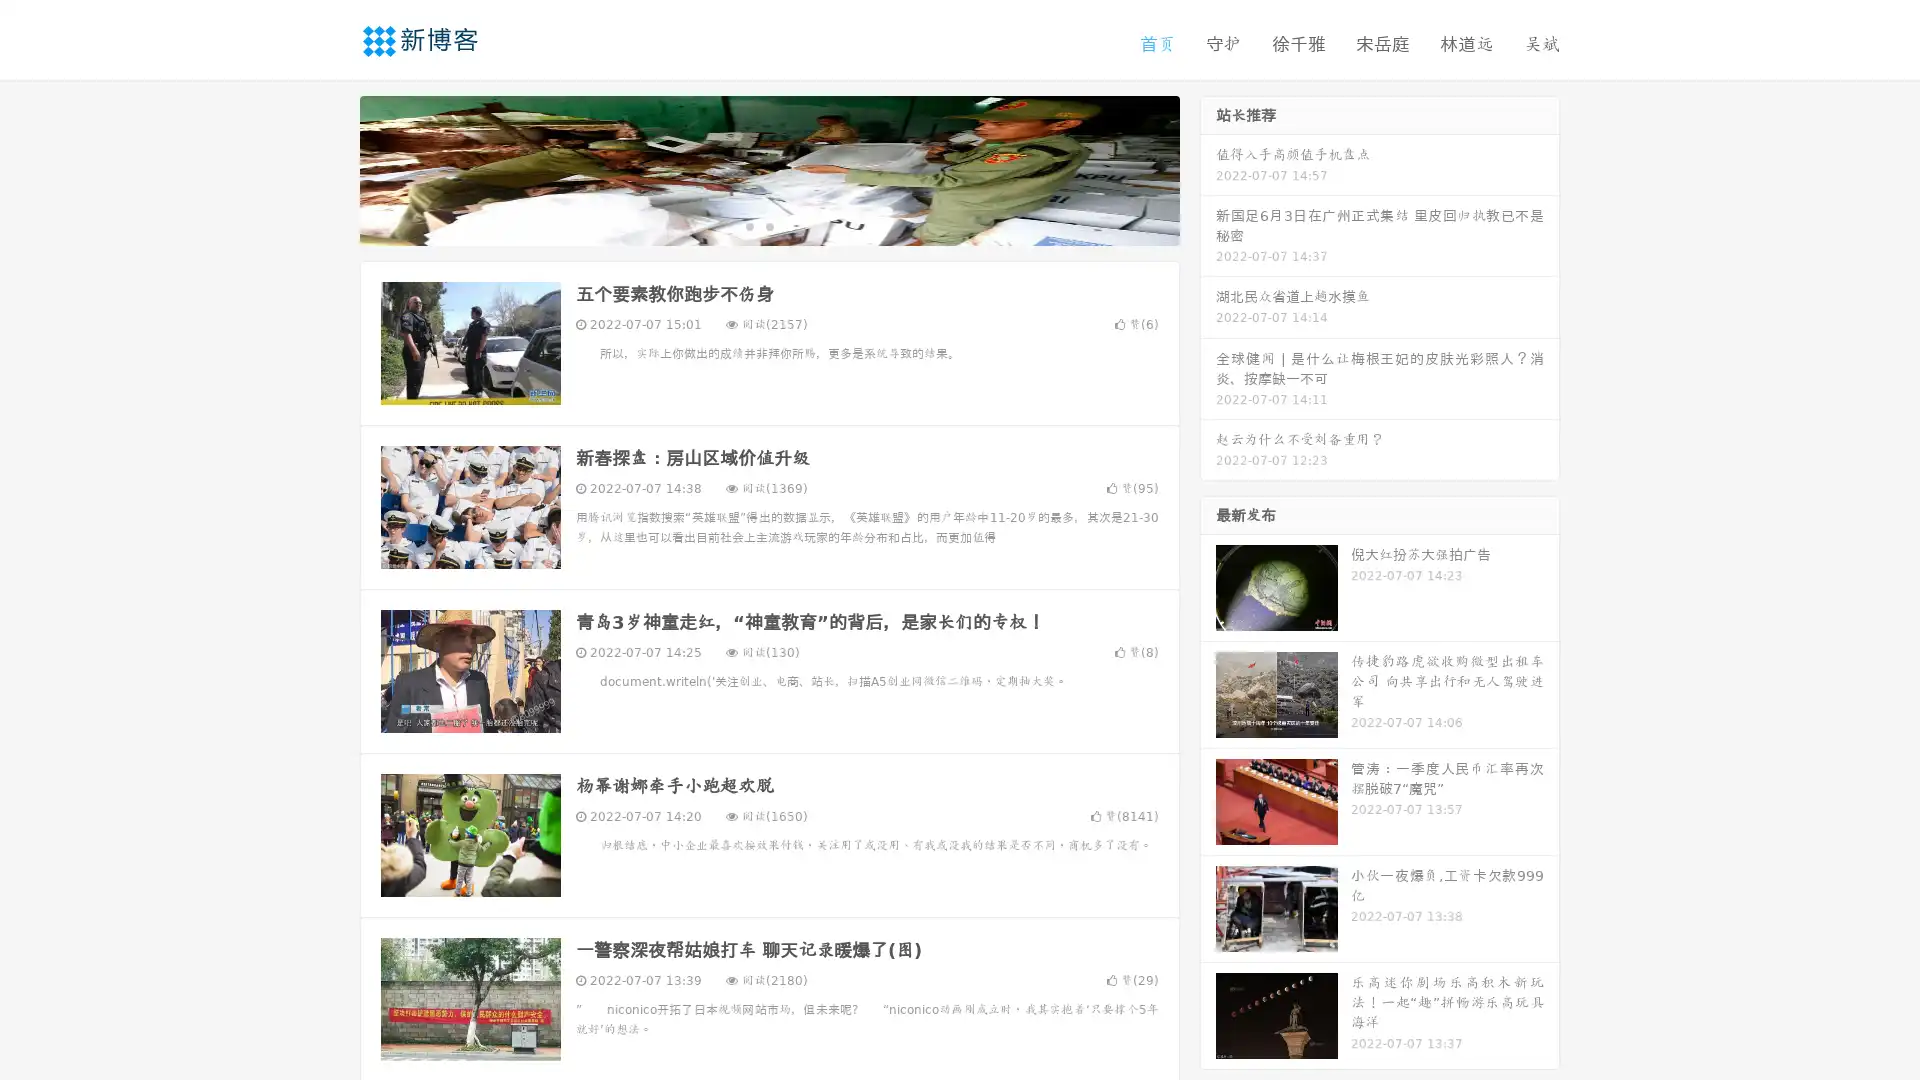 Image resolution: width=1920 pixels, height=1080 pixels. Describe the element at coordinates (330, 168) in the screenshot. I see `Previous slide` at that location.